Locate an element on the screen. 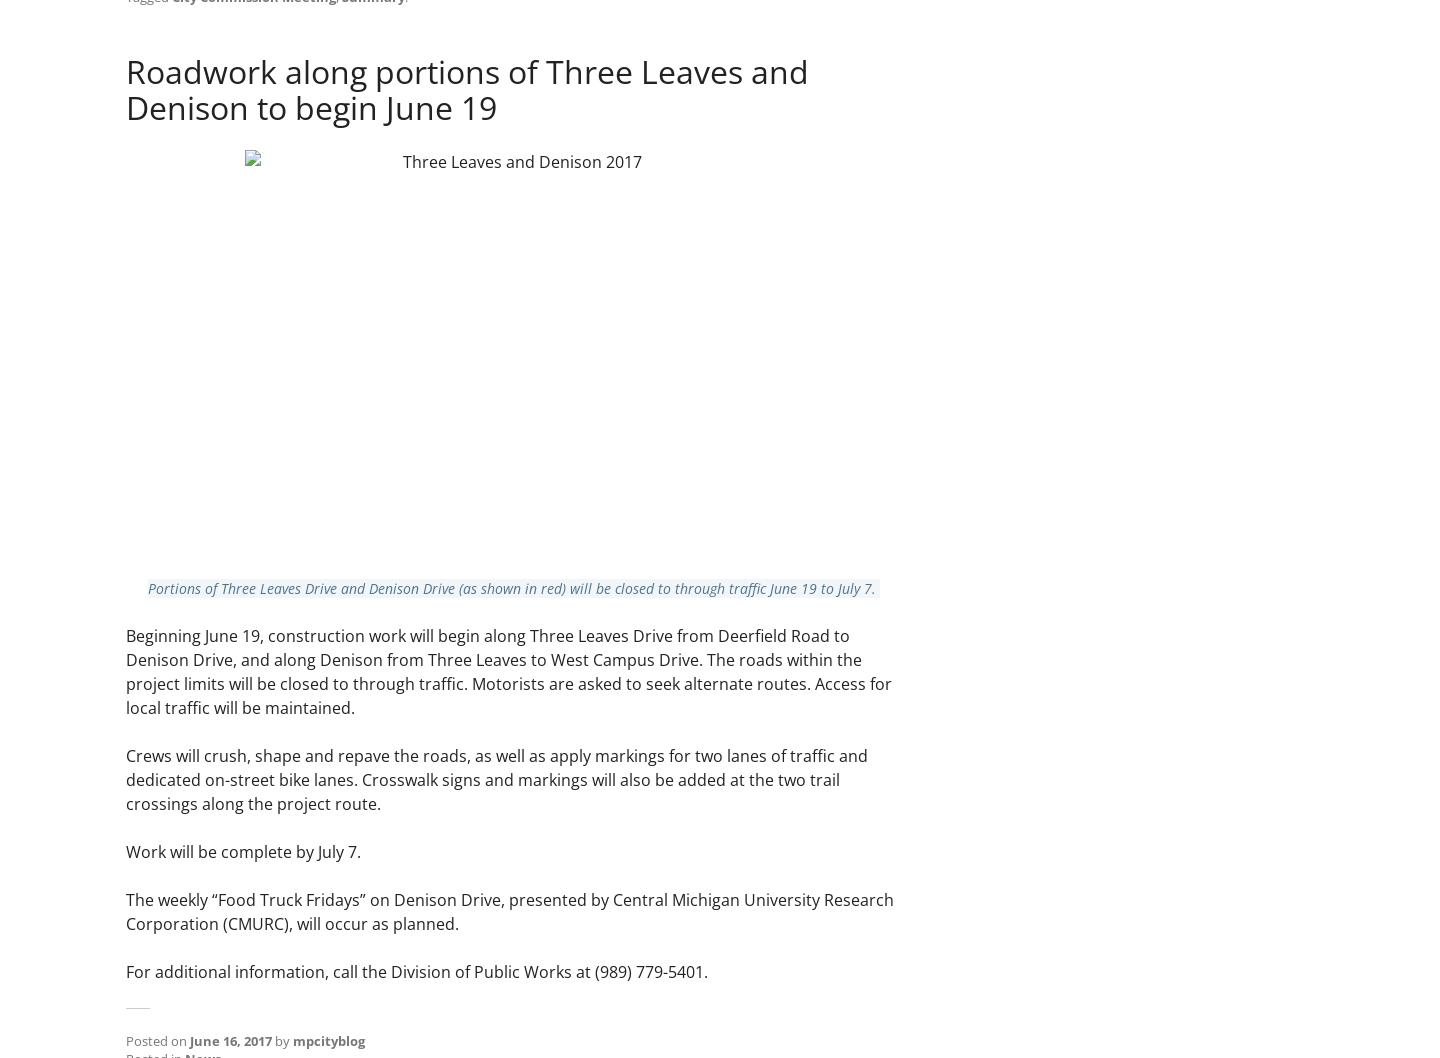  'Posted on' is located at coordinates (156, 1039).